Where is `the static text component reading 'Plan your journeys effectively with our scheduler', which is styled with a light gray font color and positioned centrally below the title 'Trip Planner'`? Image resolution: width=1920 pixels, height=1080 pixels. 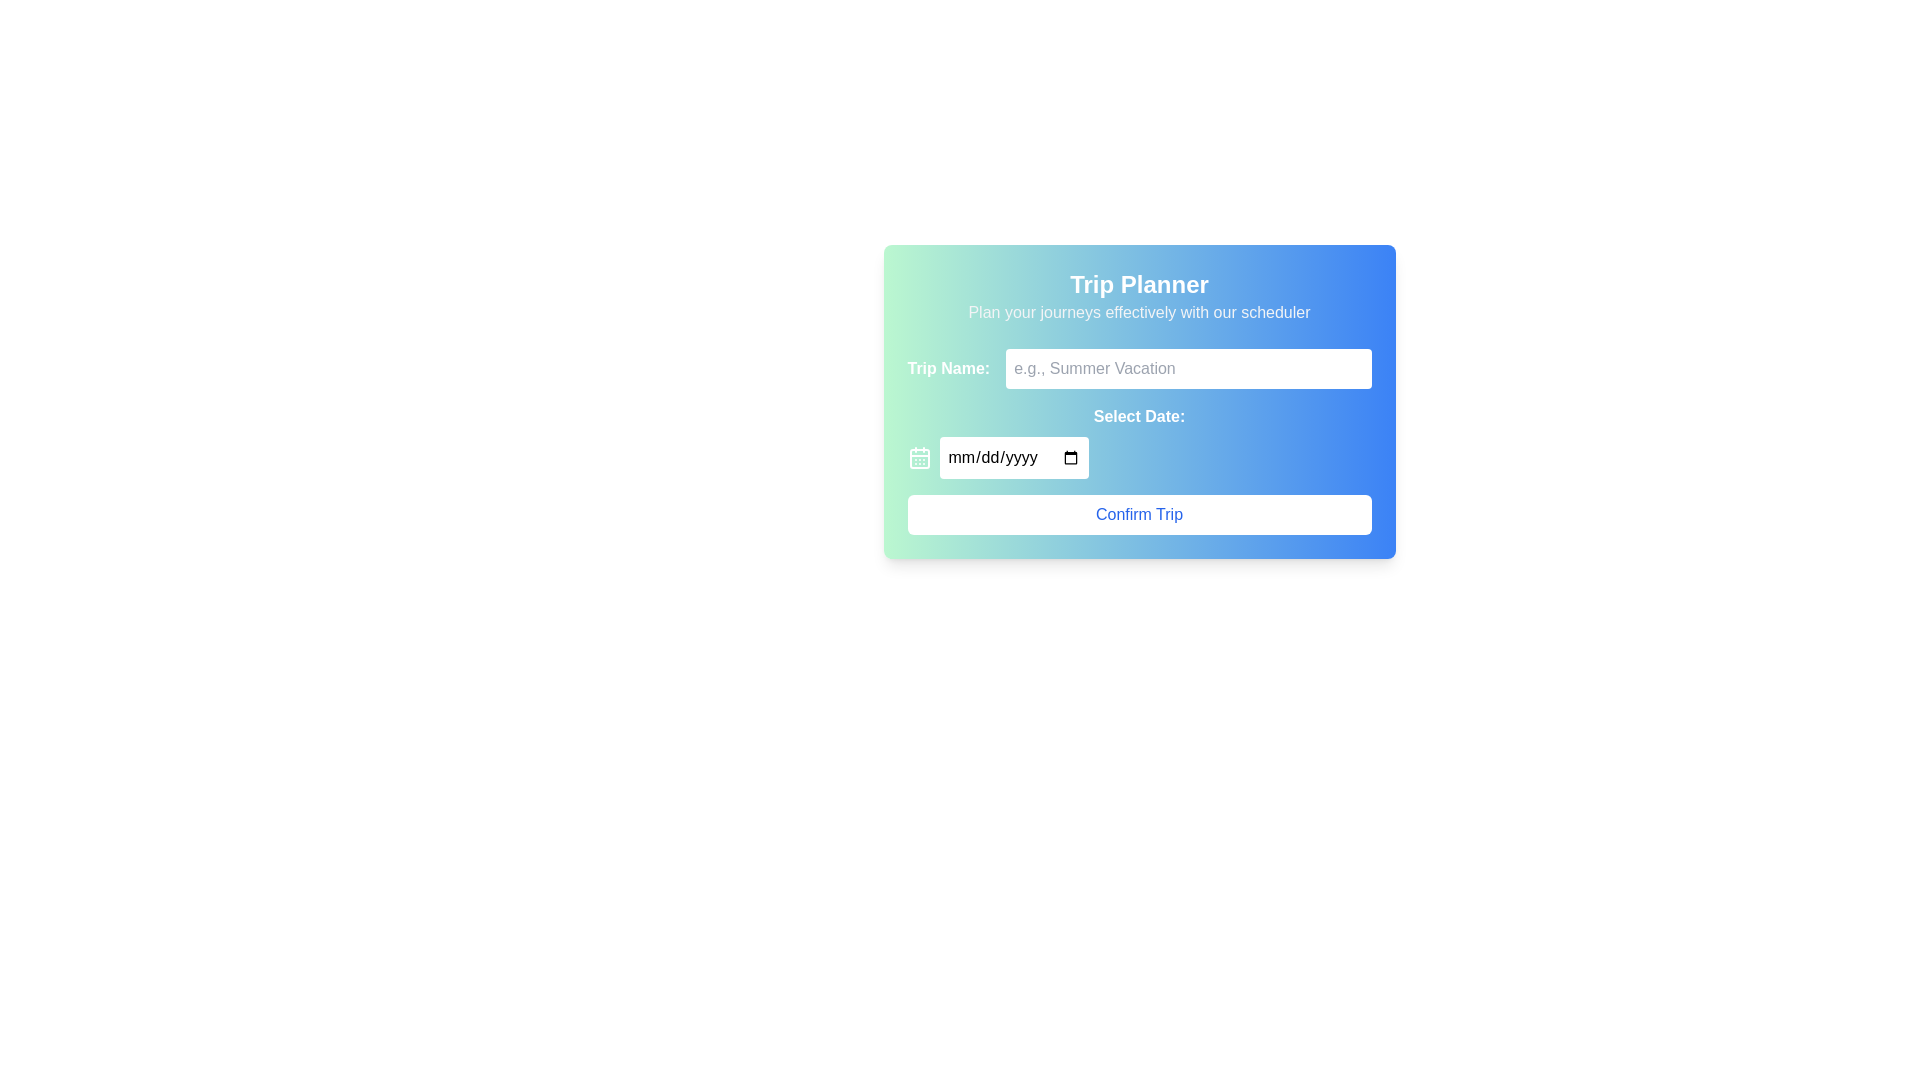
the static text component reading 'Plan your journeys effectively with our scheduler', which is styled with a light gray font color and positioned centrally below the title 'Trip Planner' is located at coordinates (1139, 312).